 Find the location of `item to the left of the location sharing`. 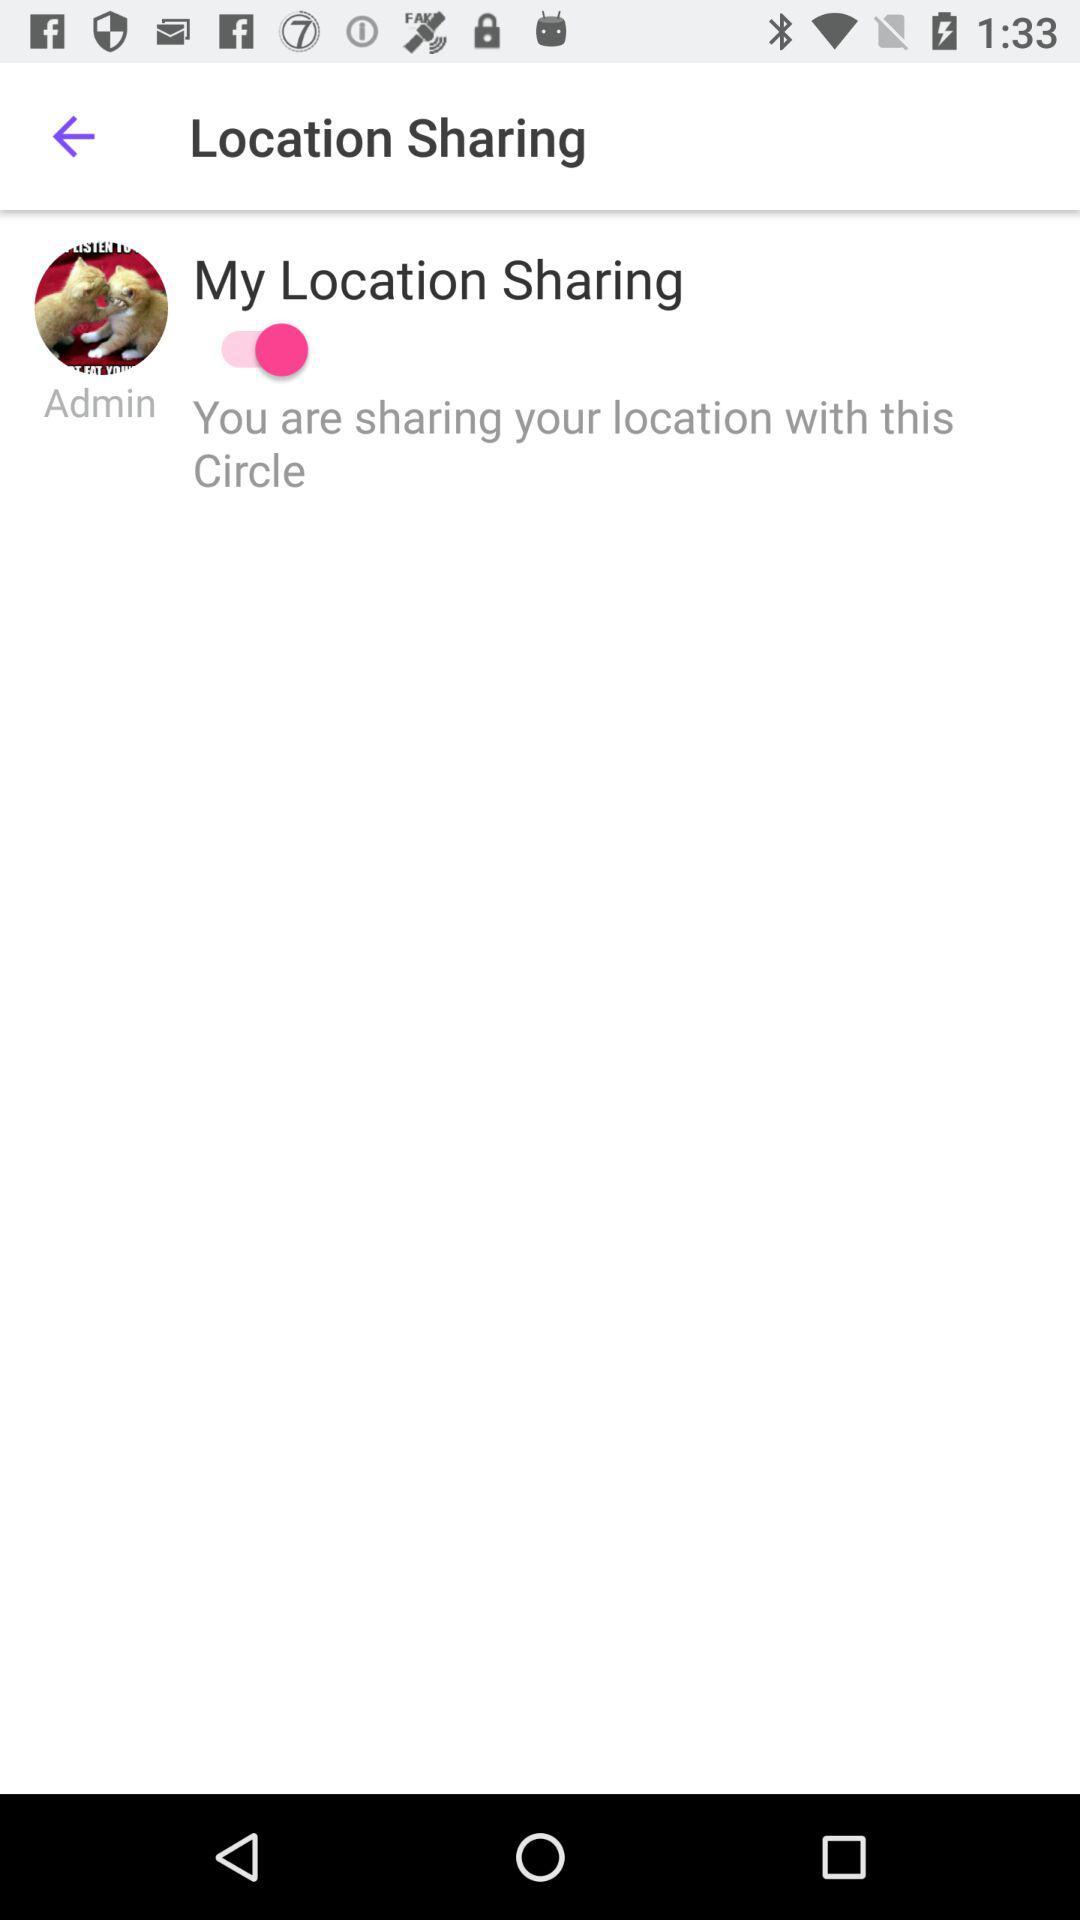

item to the left of the location sharing is located at coordinates (72, 135).